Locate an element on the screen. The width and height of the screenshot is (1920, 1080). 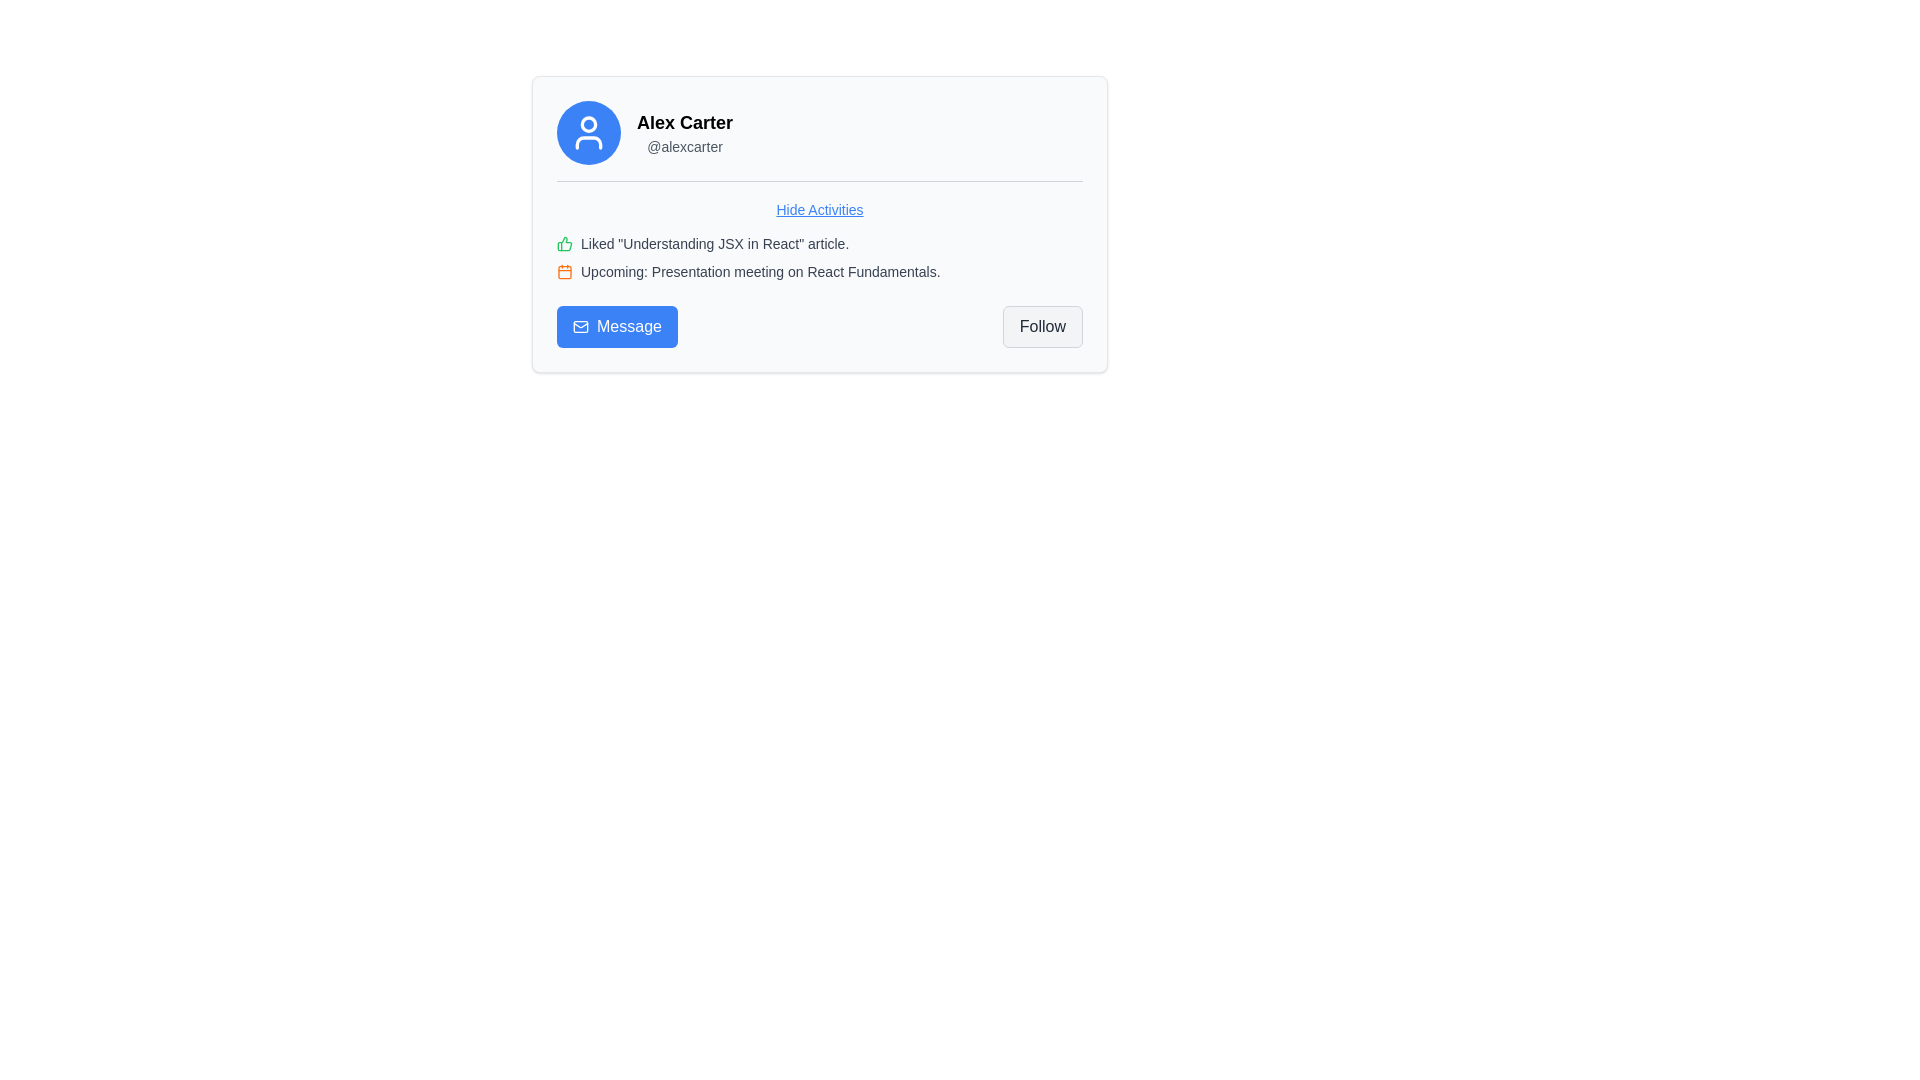
the interactive text link located near the top of the user activity section, to the right within the profile details, directly above the listed activities to hide or collapse the displayed activity details is located at coordinates (820, 209).